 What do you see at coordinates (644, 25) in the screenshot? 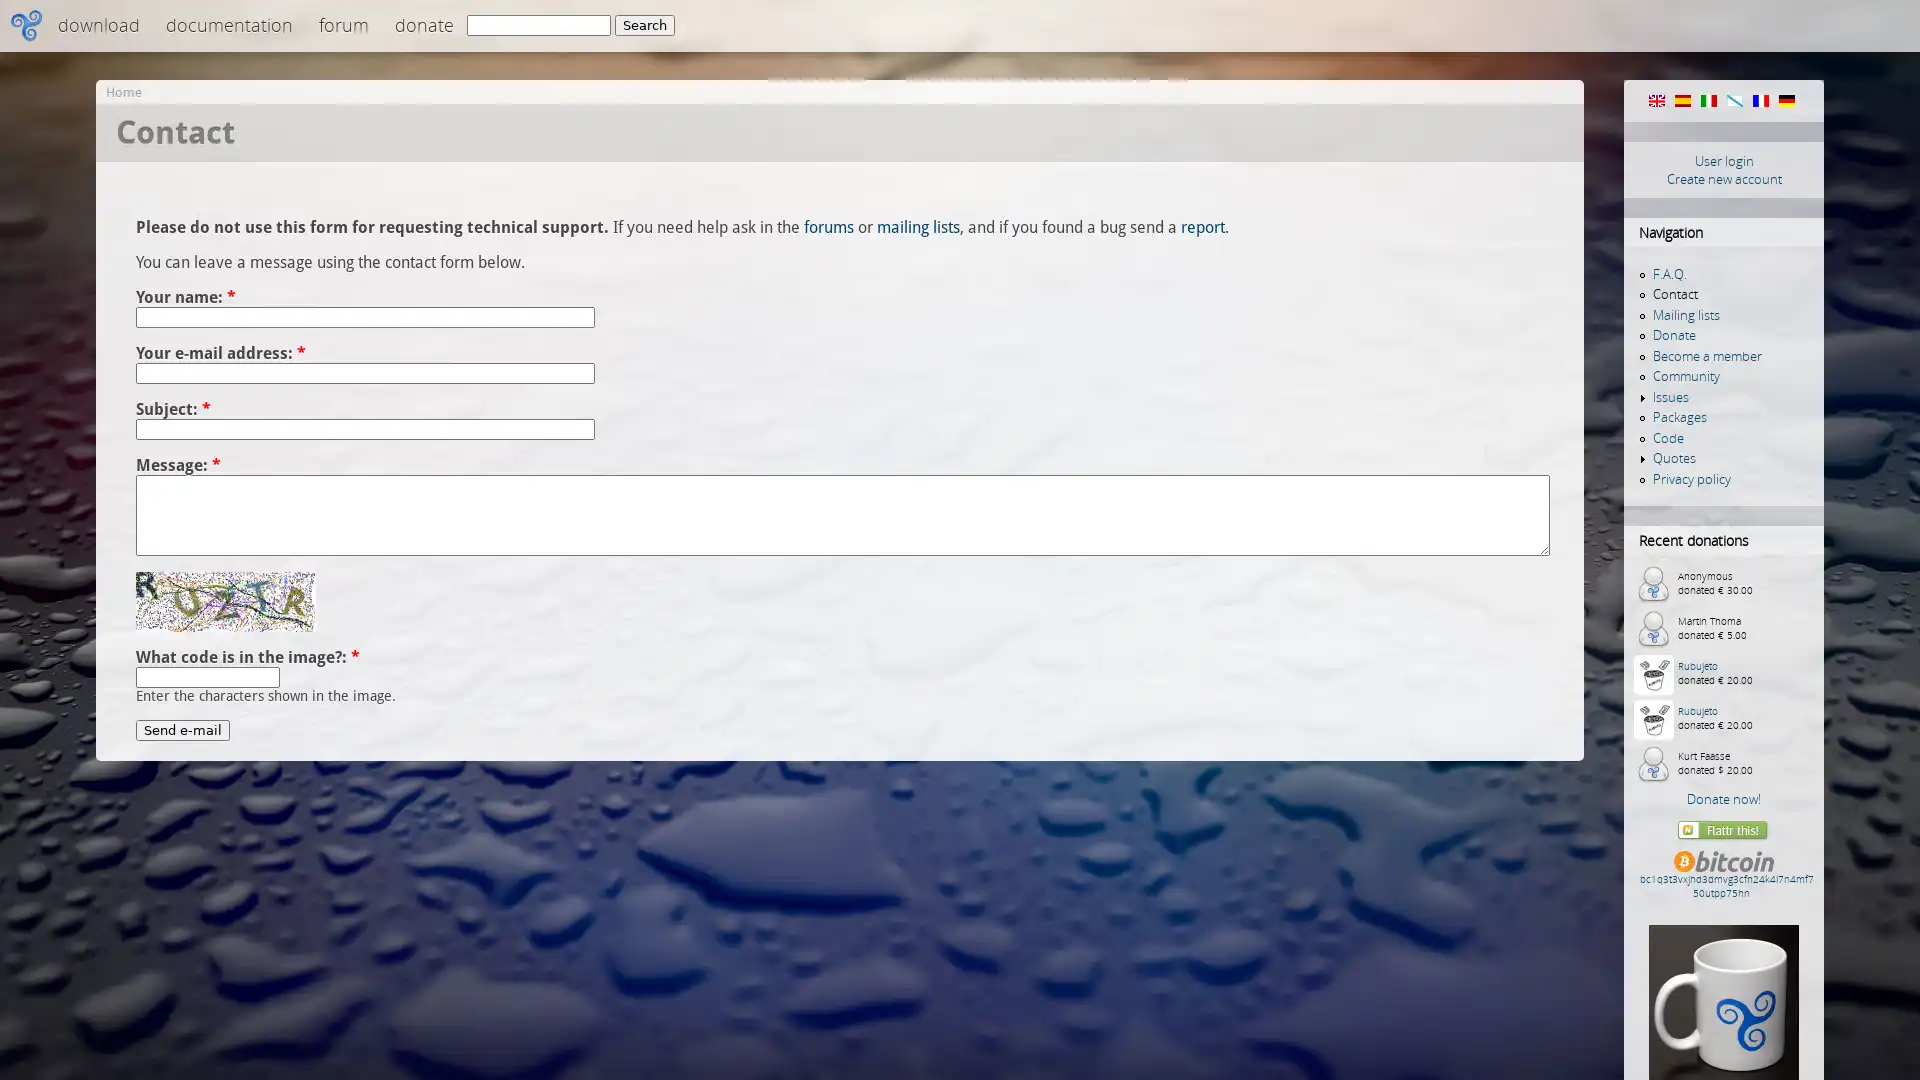
I see `Search` at bounding box center [644, 25].